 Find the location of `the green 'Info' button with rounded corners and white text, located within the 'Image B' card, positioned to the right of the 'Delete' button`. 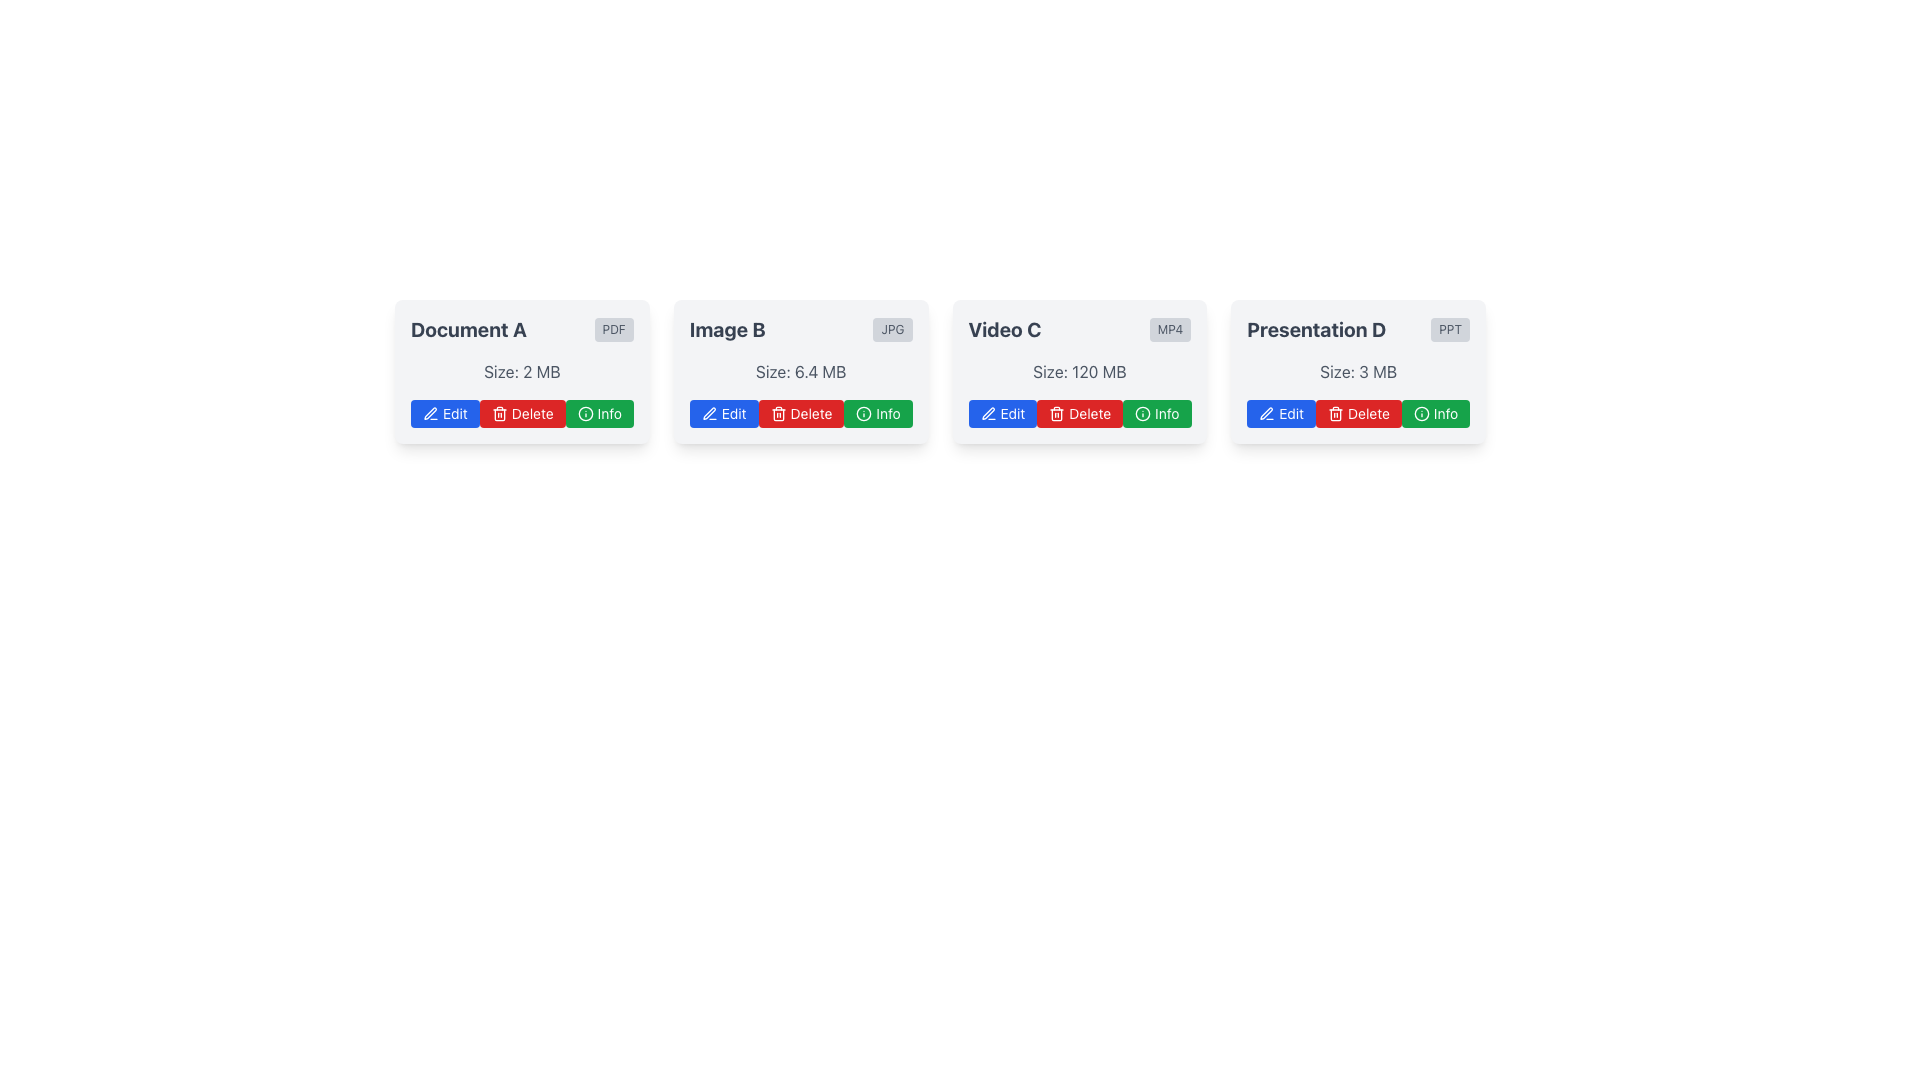

the green 'Info' button with rounded corners and white text, located within the 'Image B' card, positioned to the right of the 'Delete' button is located at coordinates (878, 412).